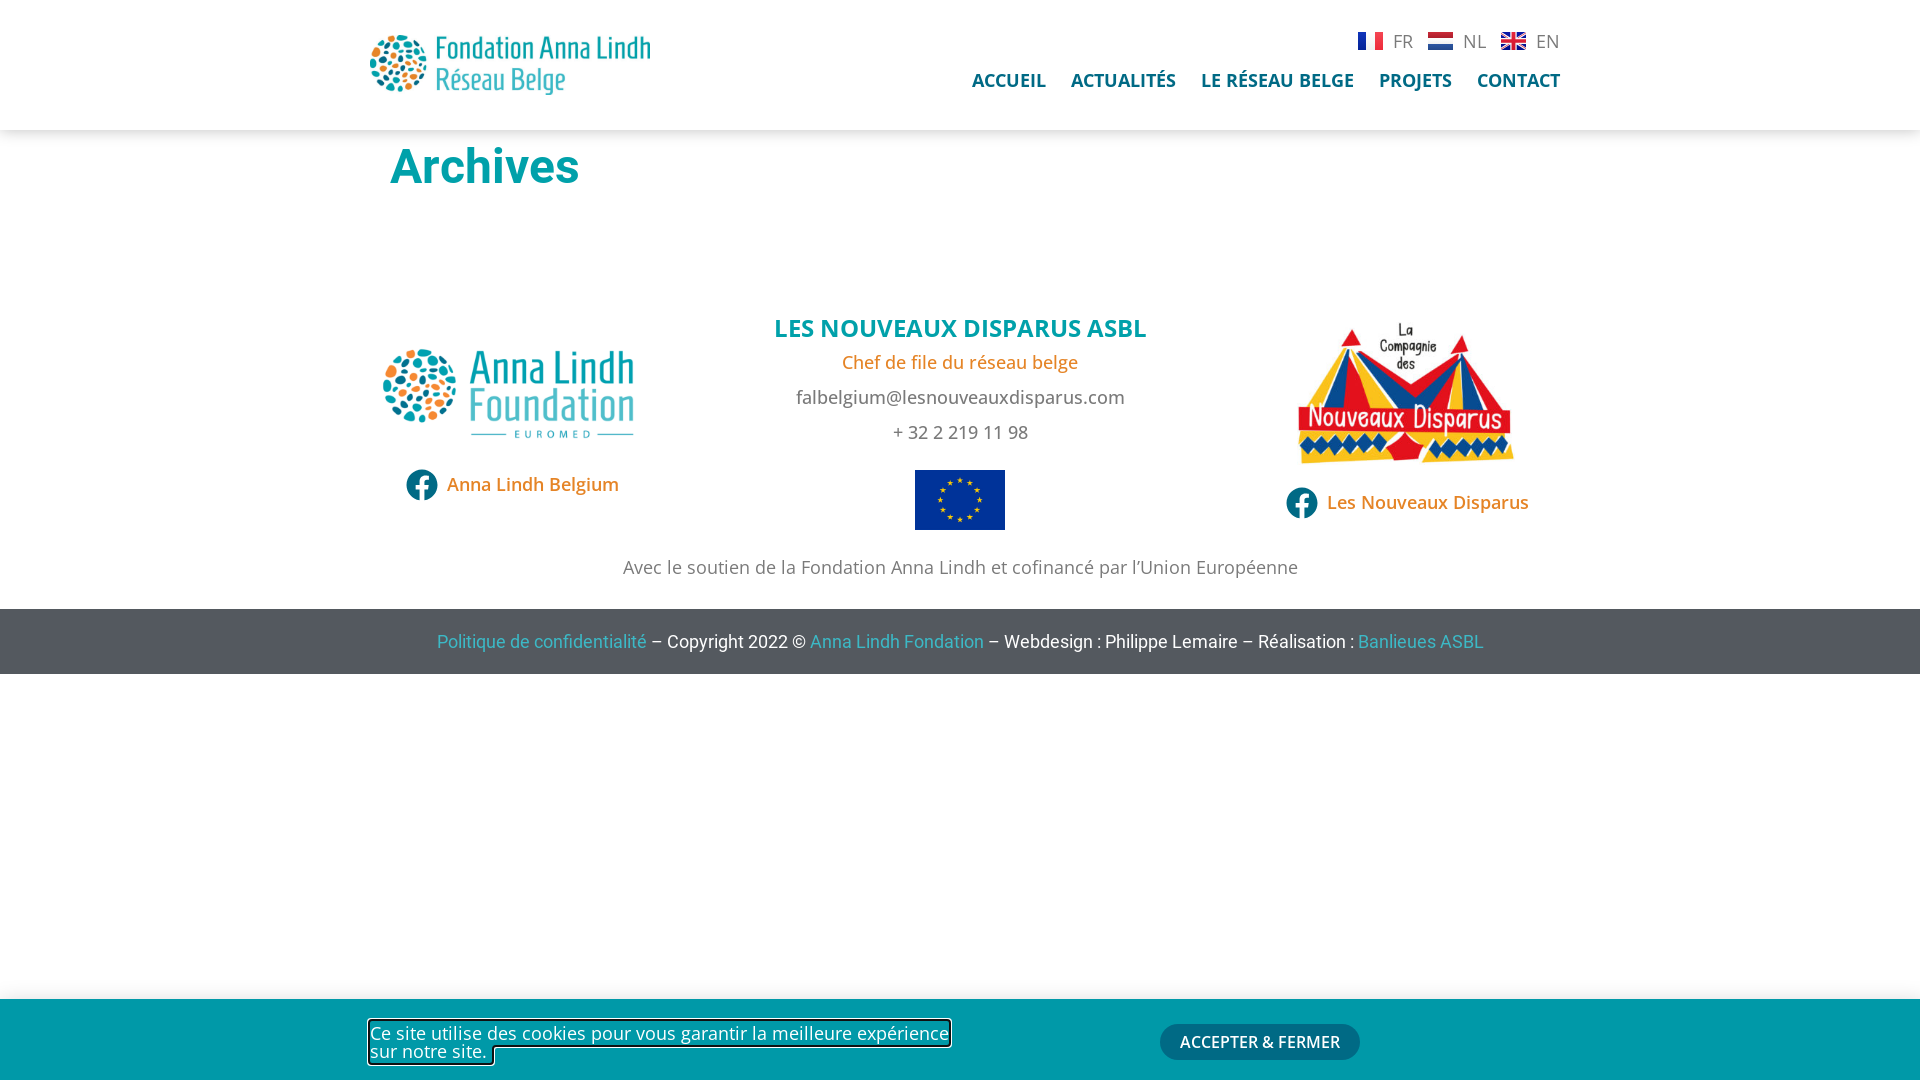 The width and height of the screenshot is (1920, 1080). Describe the element at coordinates (1008, 79) in the screenshot. I see `'ACCUEIL'` at that location.